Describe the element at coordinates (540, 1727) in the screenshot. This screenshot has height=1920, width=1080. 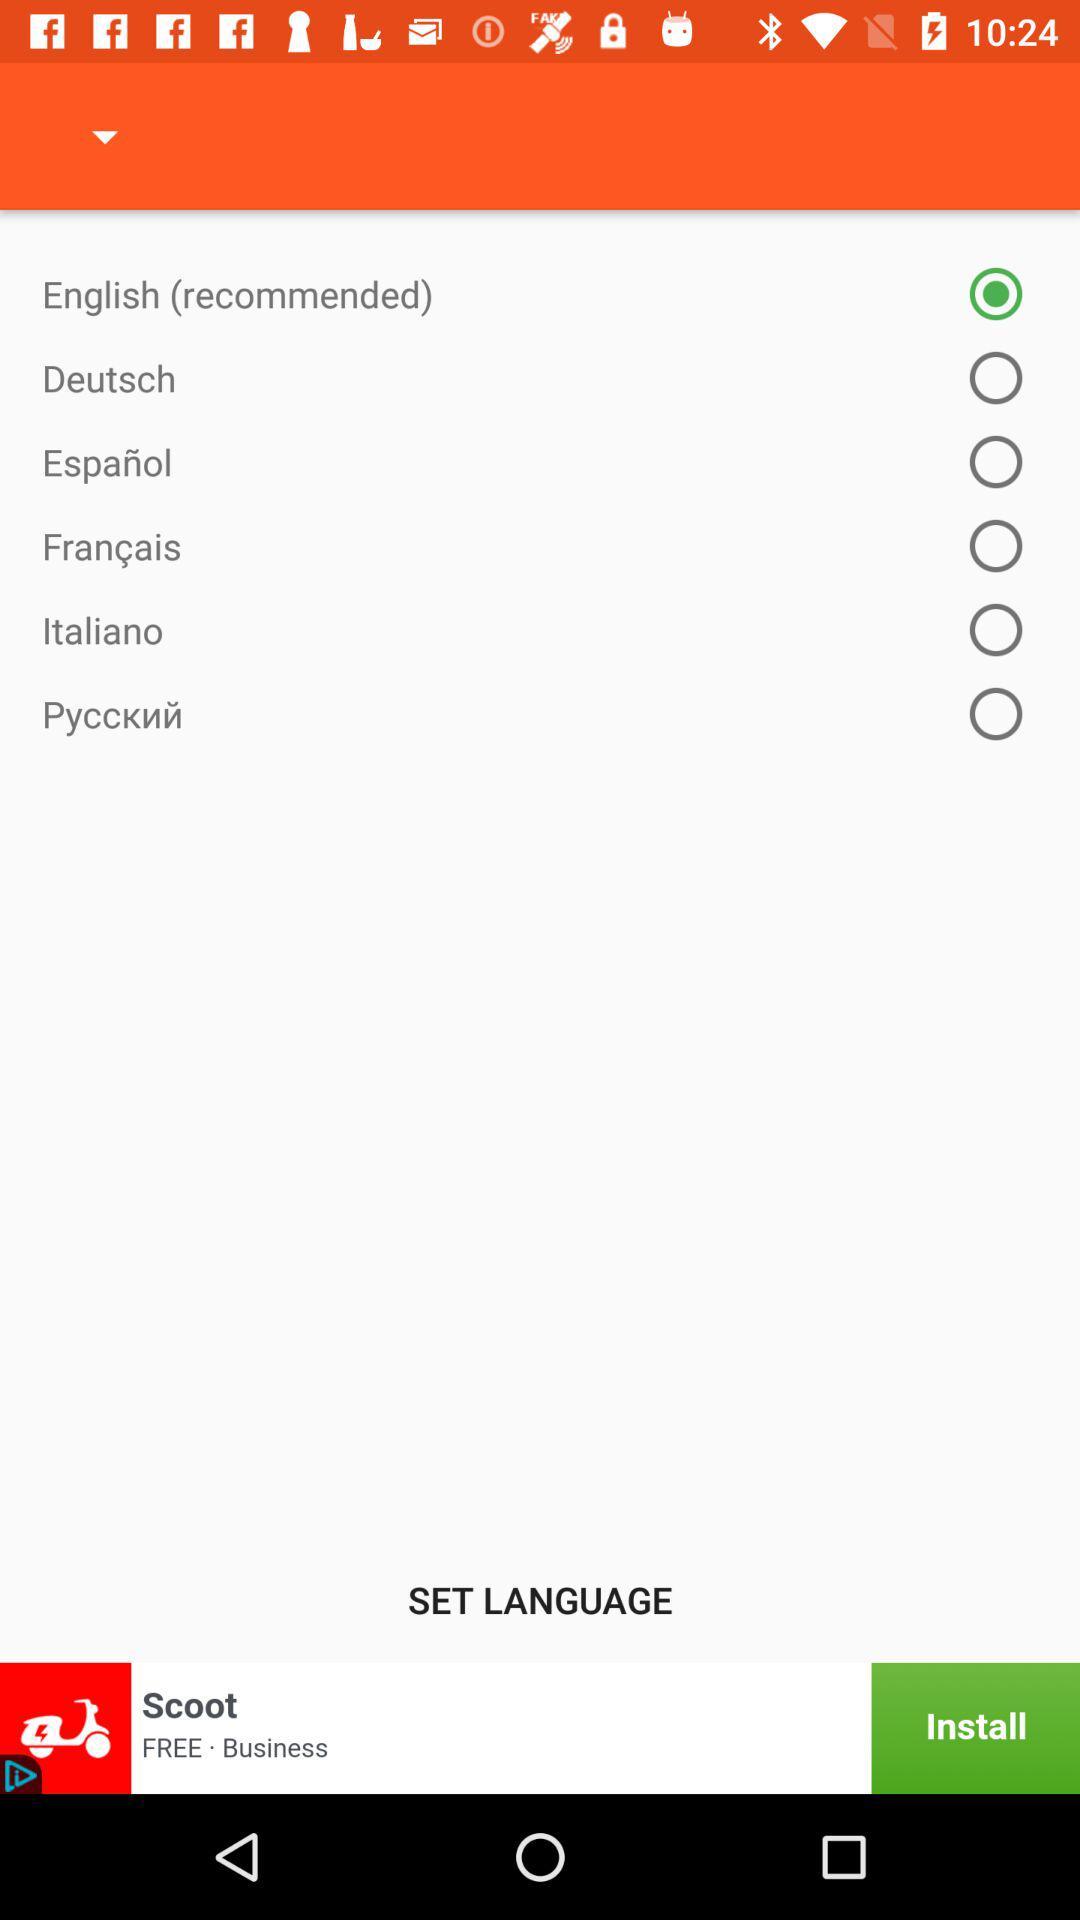
I see `ad-install app` at that location.